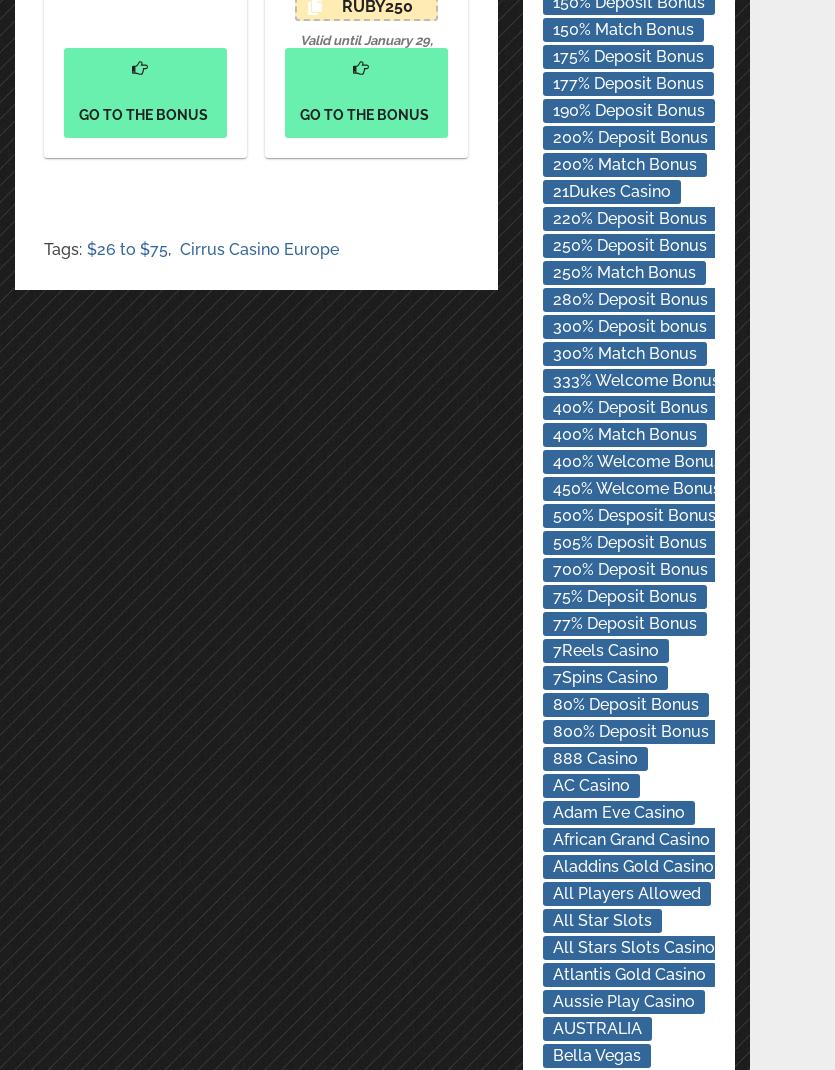  What do you see at coordinates (622, 164) in the screenshot?
I see `'200% Match Bonus'` at bounding box center [622, 164].